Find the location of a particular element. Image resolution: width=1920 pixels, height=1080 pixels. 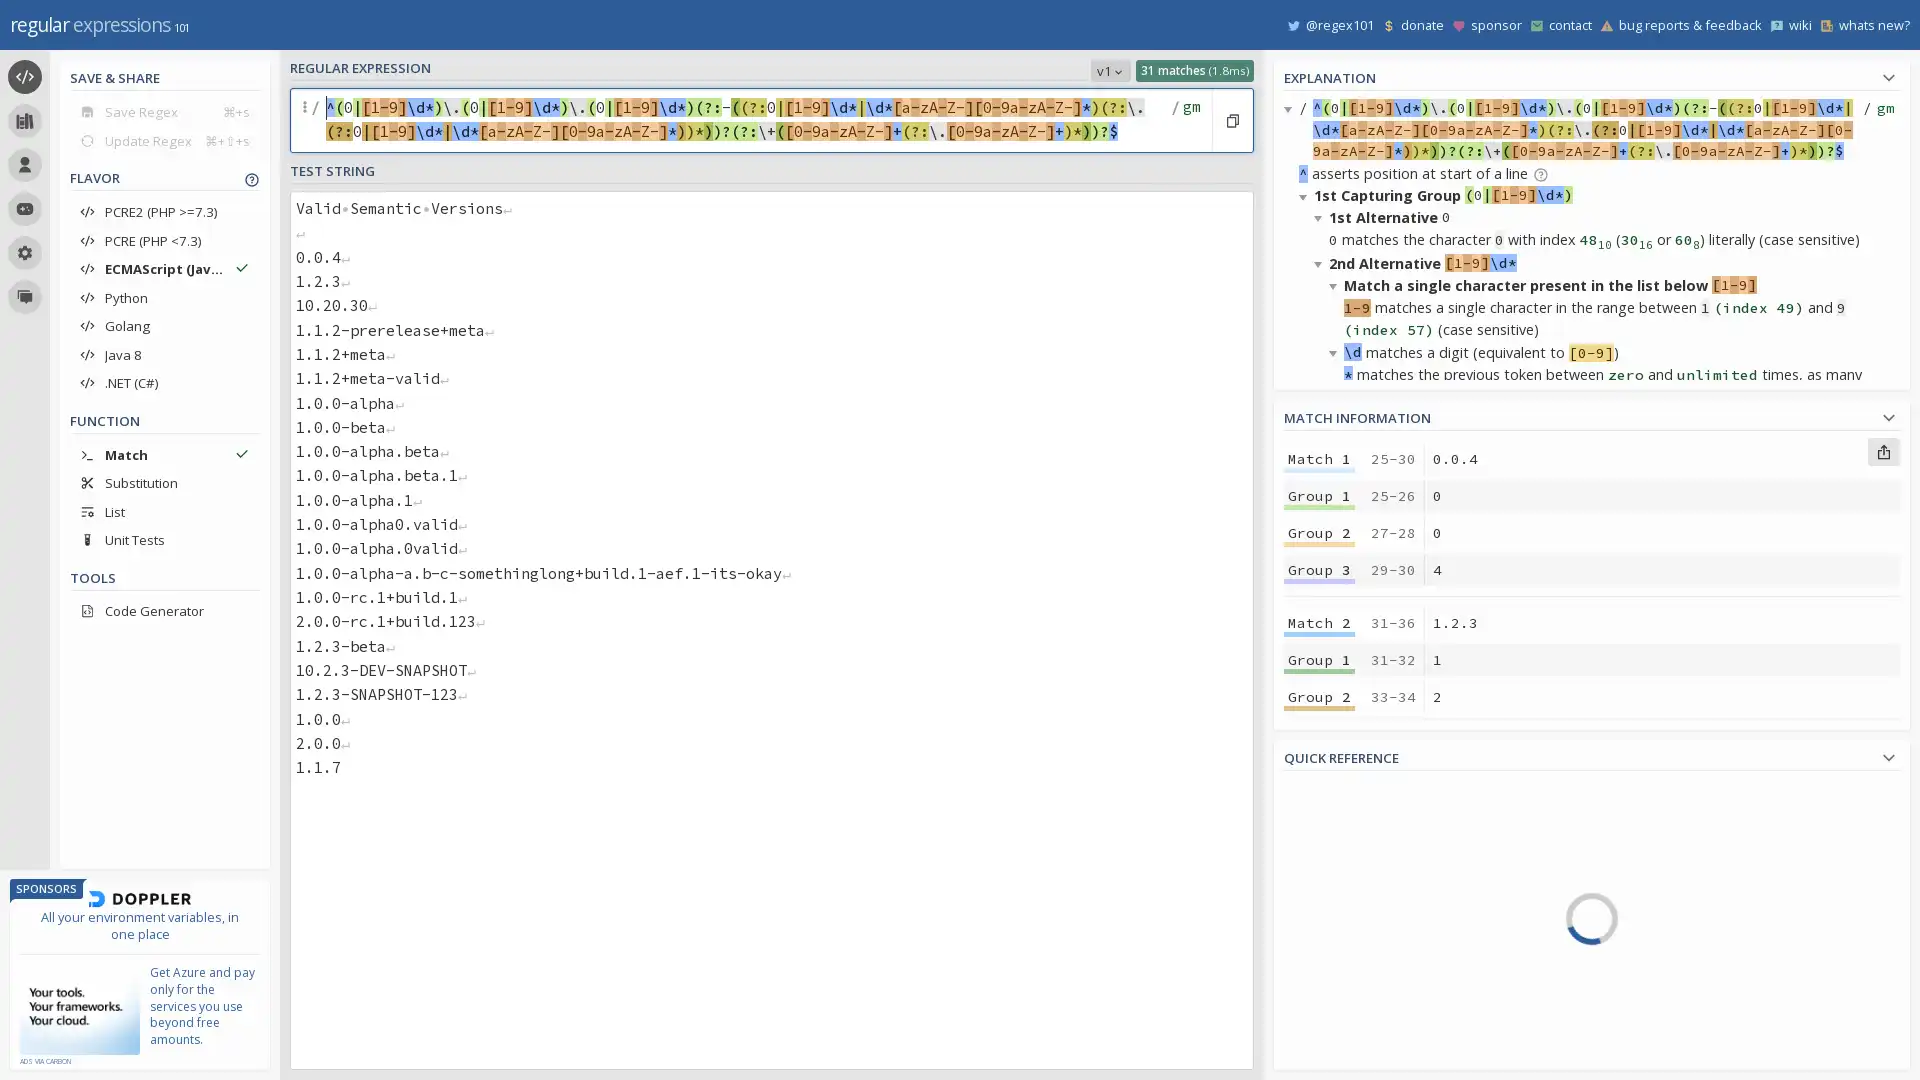

Substitution is located at coordinates (164, 482).